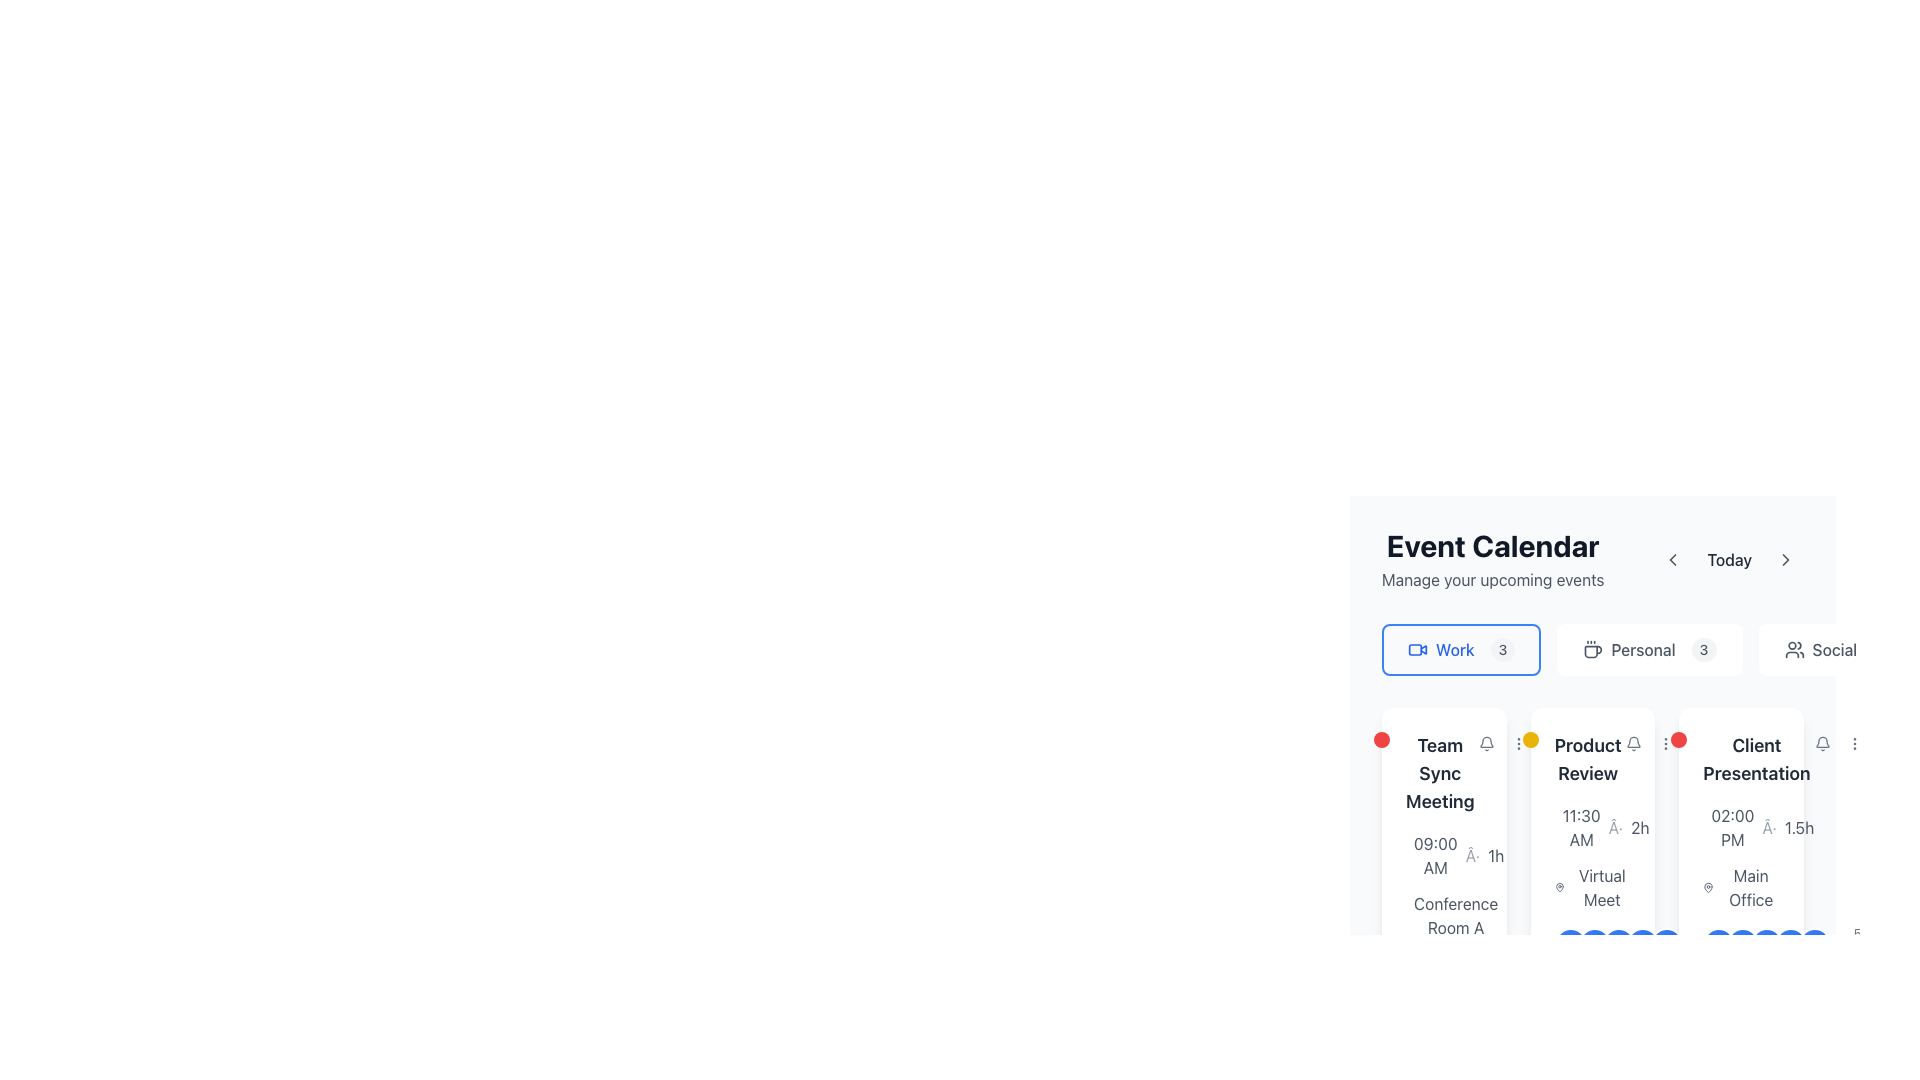 Image resolution: width=1920 pixels, height=1080 pixels. I want to click on the second circular badge in the horizontal sequence located in the lower section of the event calendar interface, so click(1742, 944).